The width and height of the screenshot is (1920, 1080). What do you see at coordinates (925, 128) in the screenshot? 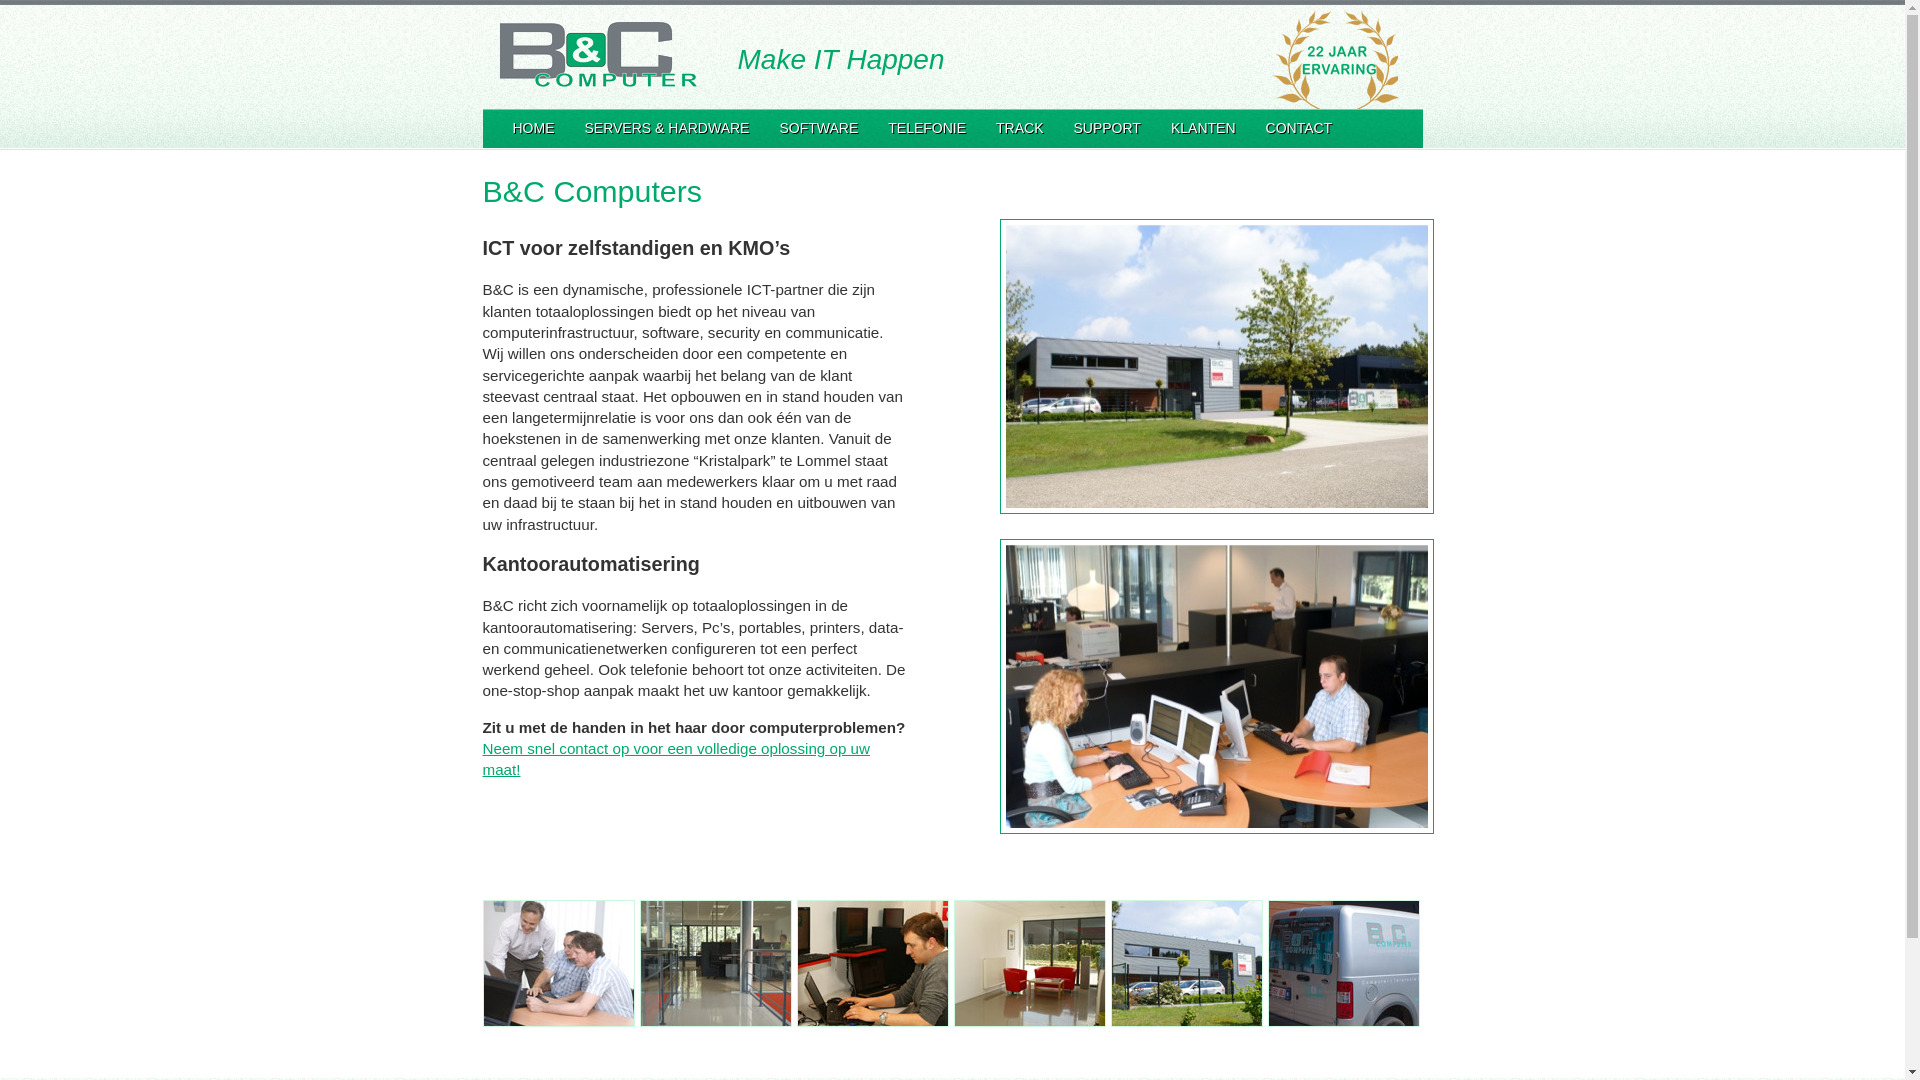
I see `'TELEFONIE'` at bounding box center [925, 128].